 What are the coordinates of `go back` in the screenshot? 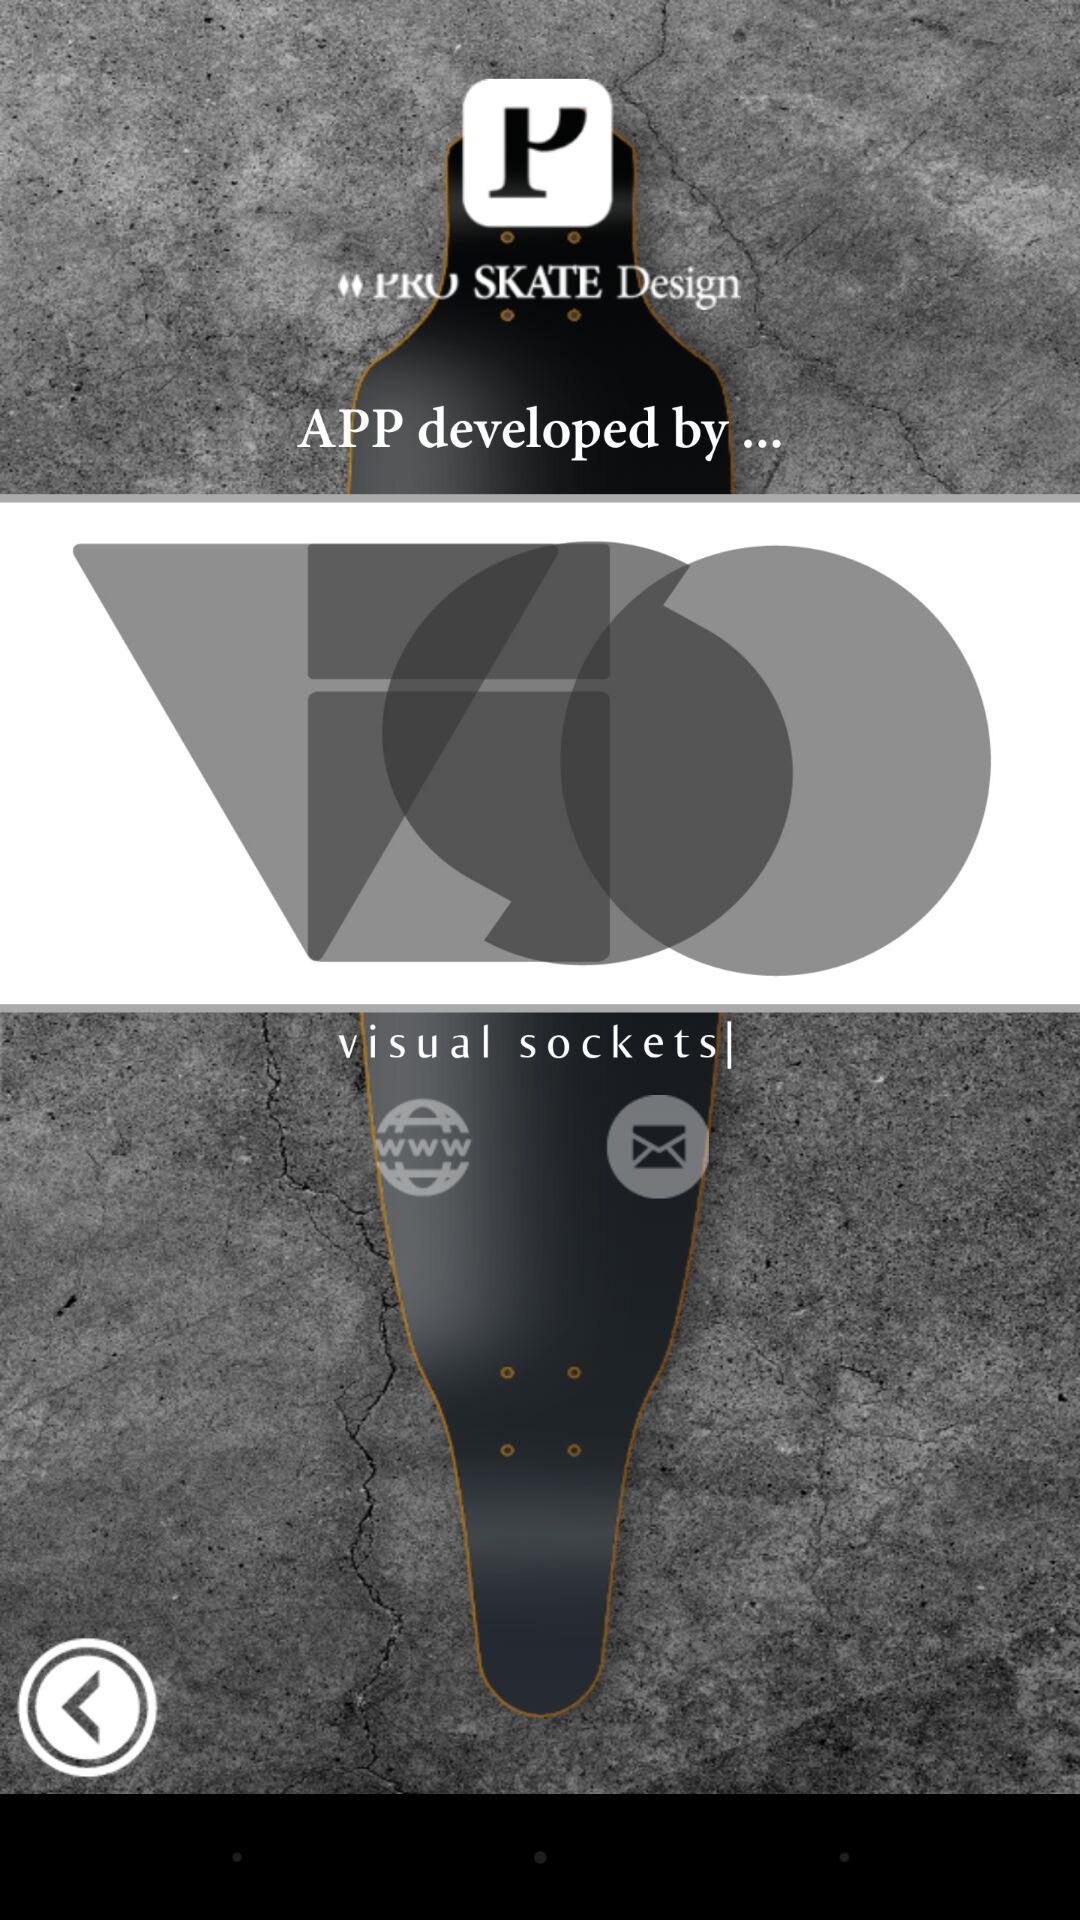 It's located at (86, 1705).